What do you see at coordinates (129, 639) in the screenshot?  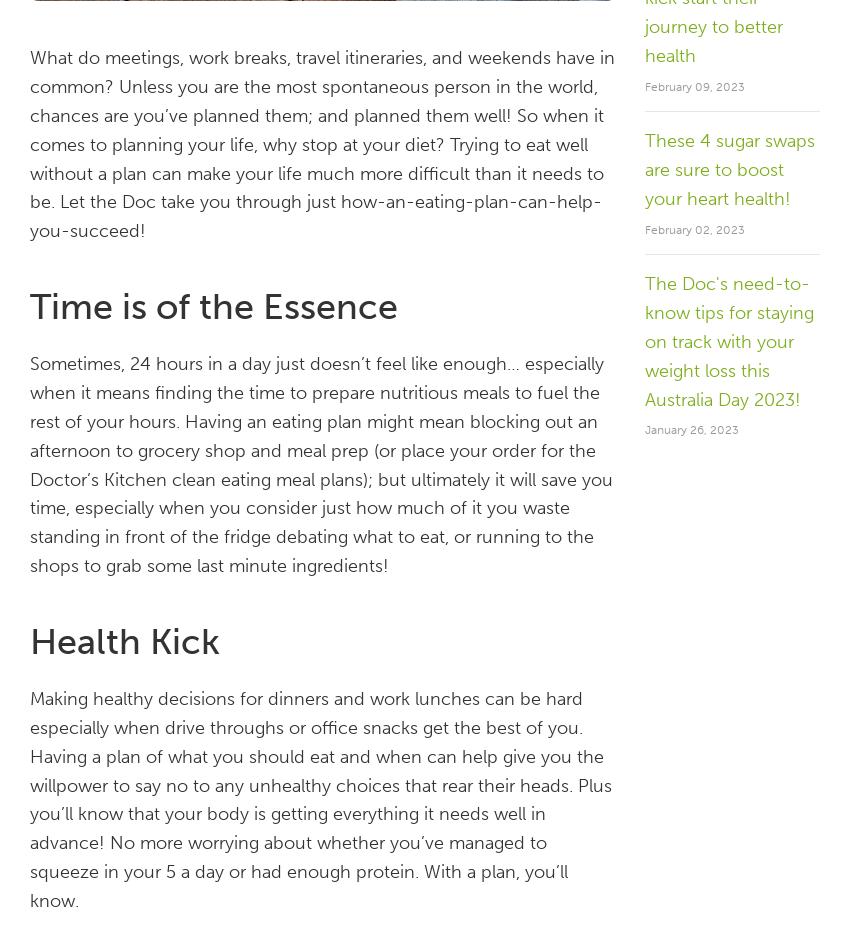 I see `'Health Kick'` at bounding box center [129, 639].